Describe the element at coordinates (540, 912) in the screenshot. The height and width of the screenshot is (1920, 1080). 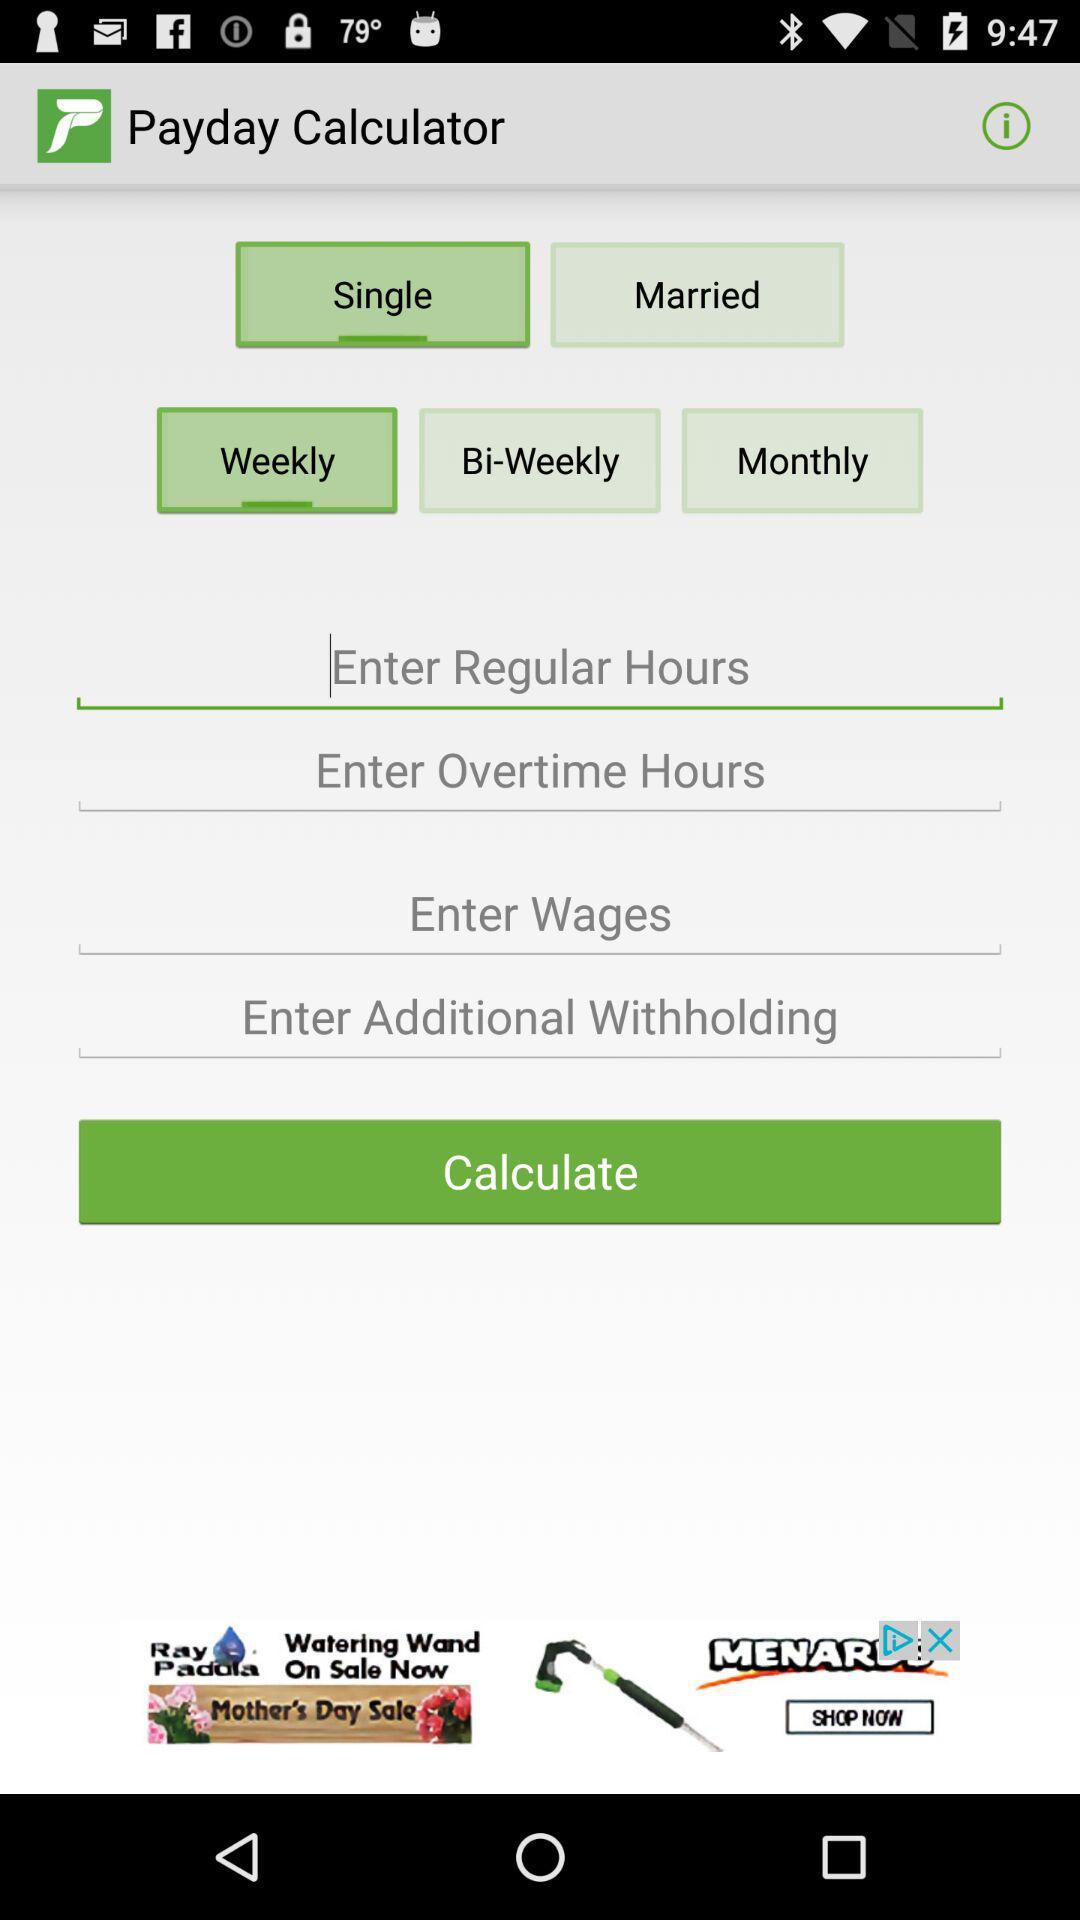
I see `wages` at that location.